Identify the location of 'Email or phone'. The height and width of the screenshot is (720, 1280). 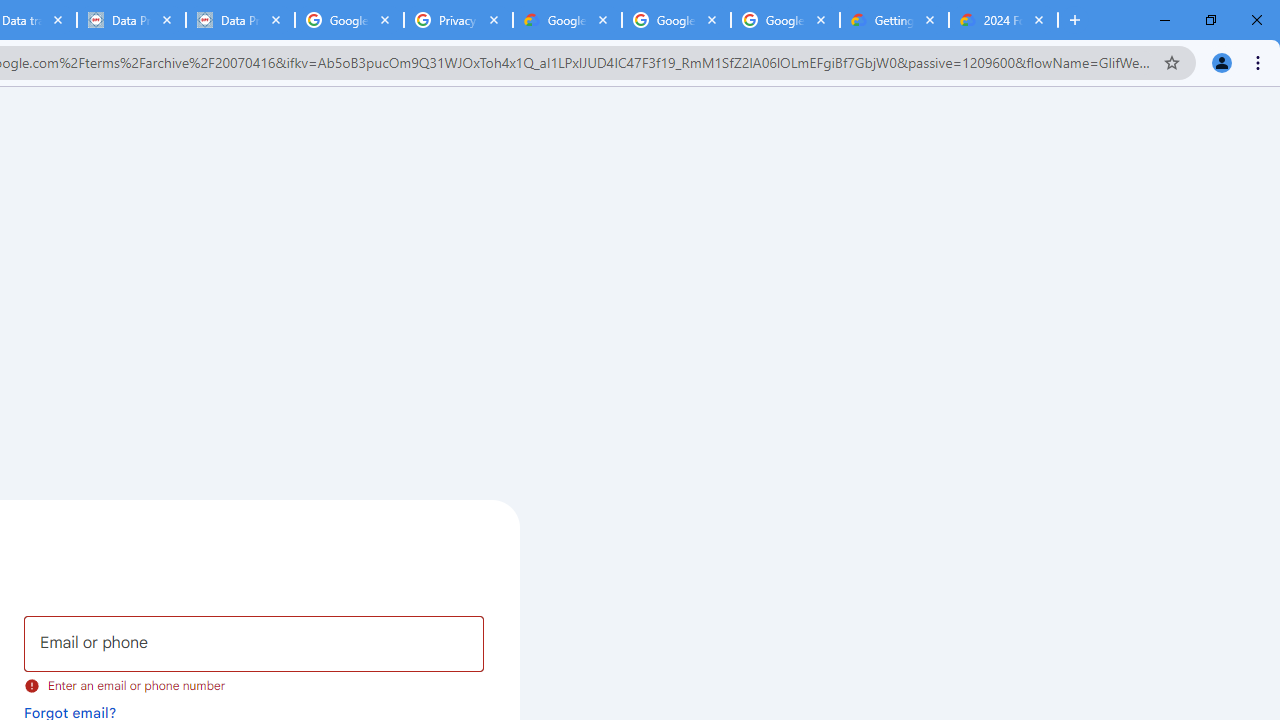
(253, 643).